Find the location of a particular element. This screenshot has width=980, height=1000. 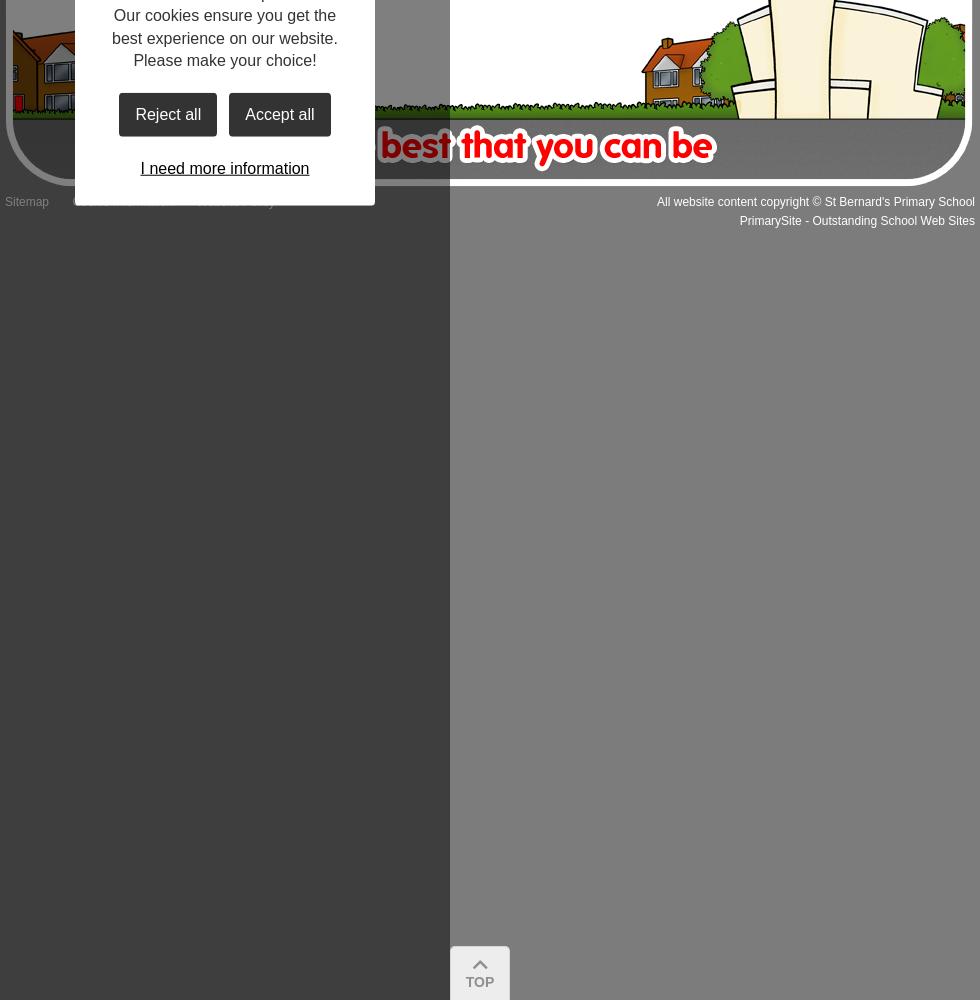

'PrimarySite - Outstanding School Web Sites' is located at coordinates (857, 219).